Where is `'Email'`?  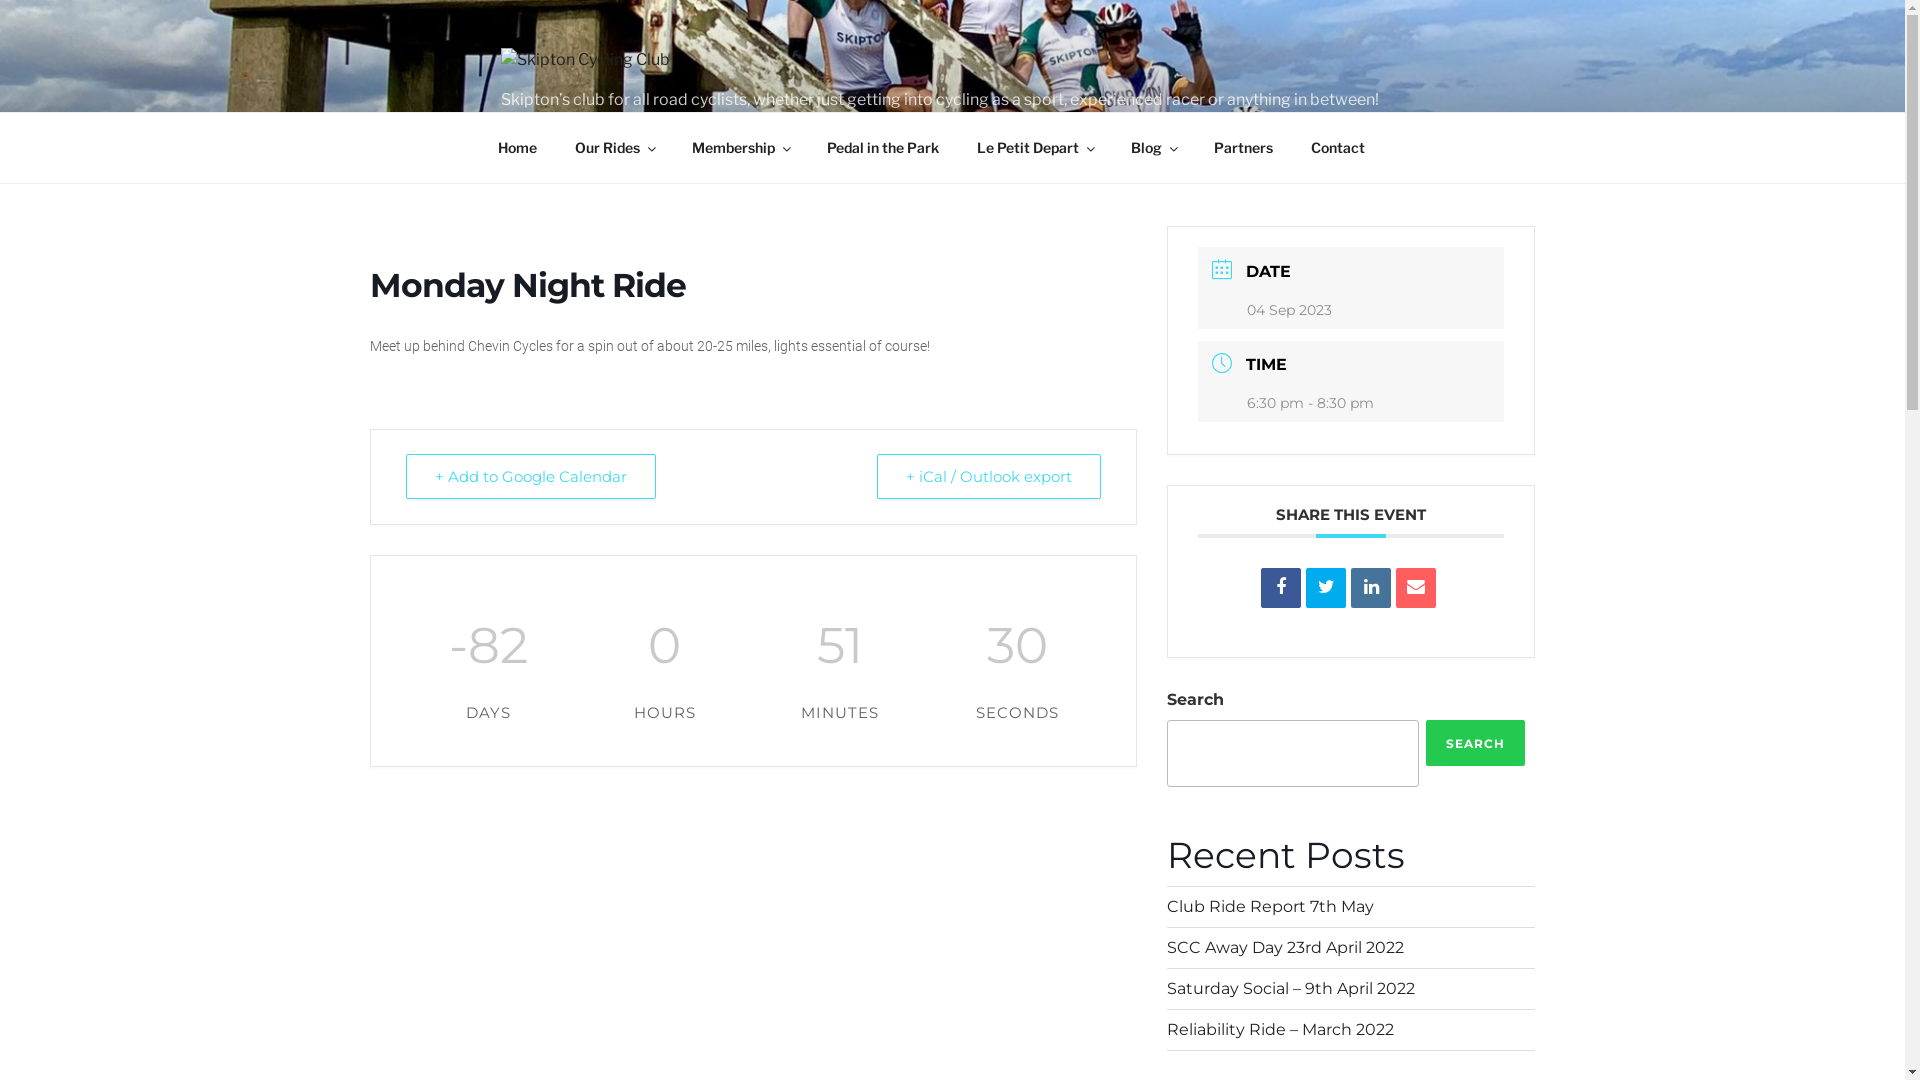
'Email' is located at coordinates (1415, 586).